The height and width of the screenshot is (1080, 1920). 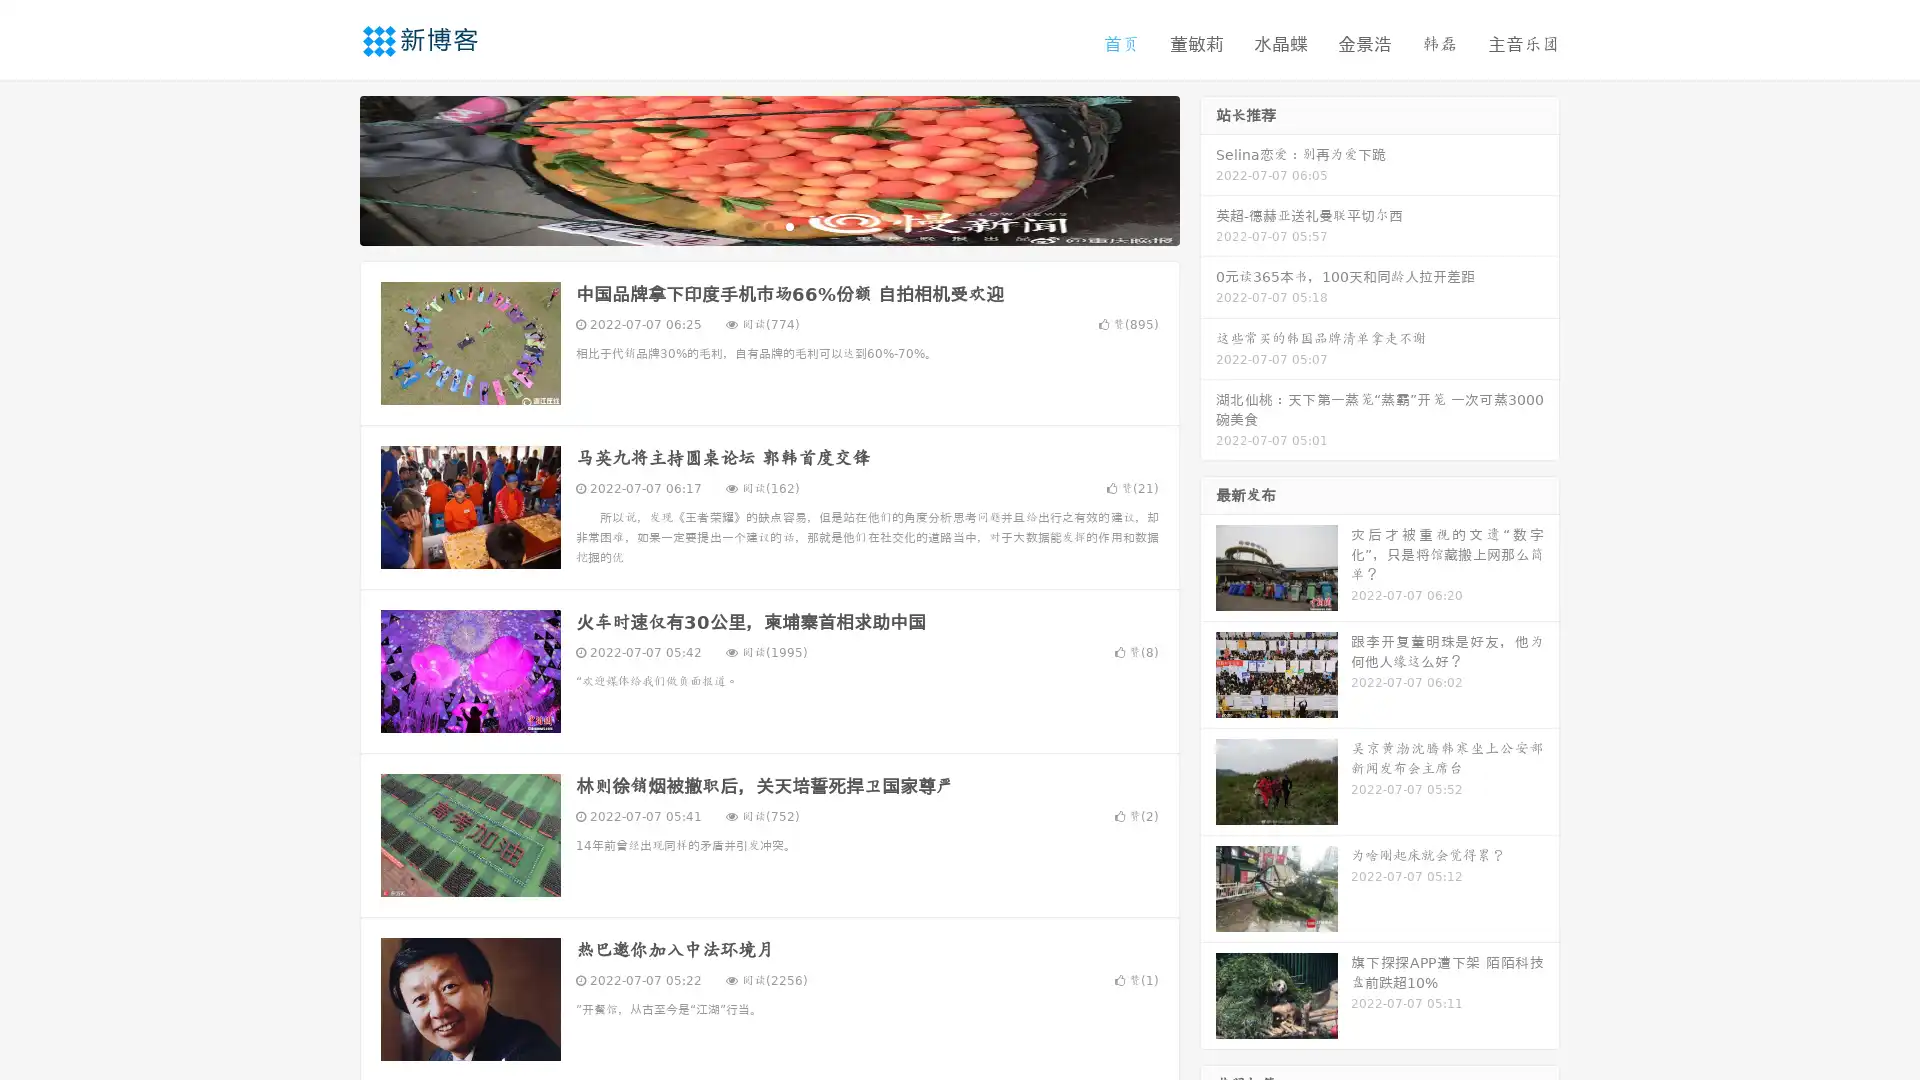 What do you see at coordinates (768, 225) in the screenshot?
I see `Go to slide 2` at bounding box center [768, 225].